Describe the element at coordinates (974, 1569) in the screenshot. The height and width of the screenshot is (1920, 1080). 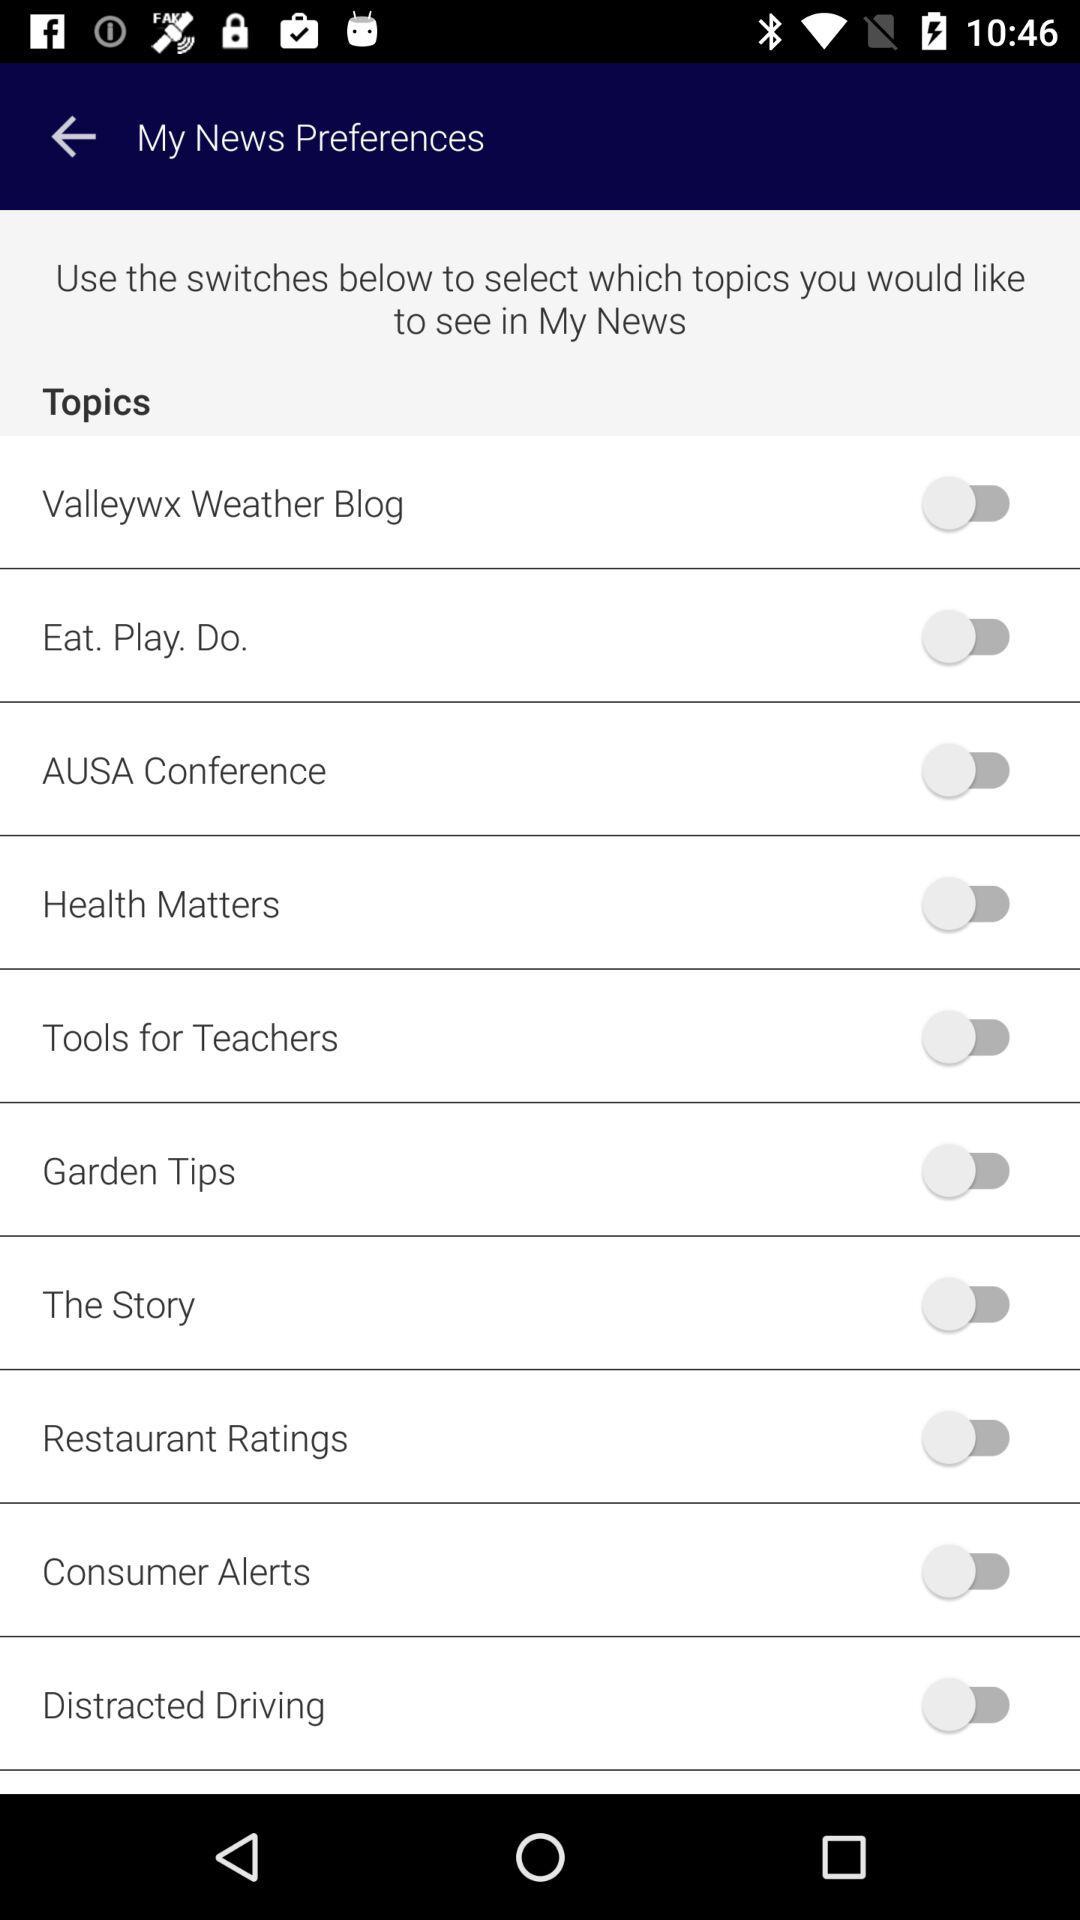
I see `turn on consumer alerts` at that location.